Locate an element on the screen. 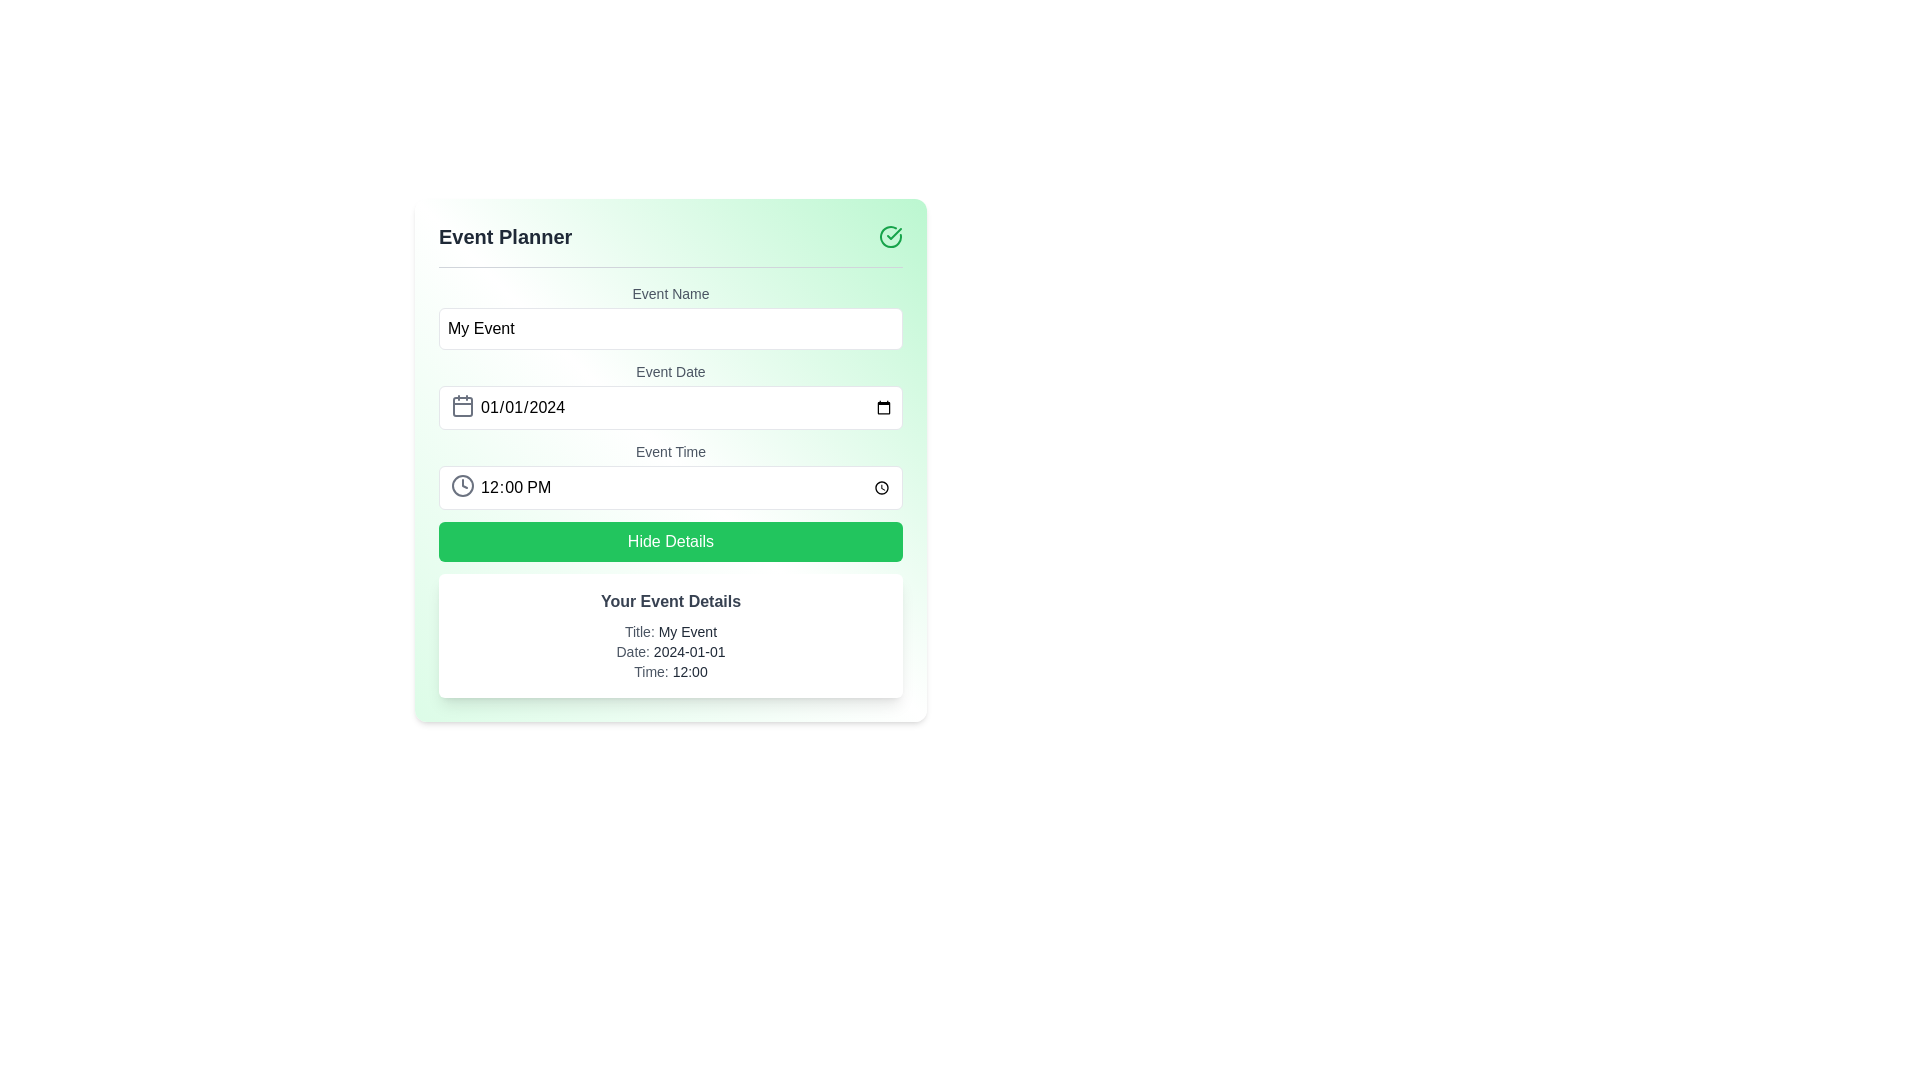 This screenshot has width=1920, height=1080. the button that toggles the visibility of the event details section located between the 'Event Time' and 'Your Event Details' sections in the main event planner form to observe the hover effect is located at coordinates (671, 542).